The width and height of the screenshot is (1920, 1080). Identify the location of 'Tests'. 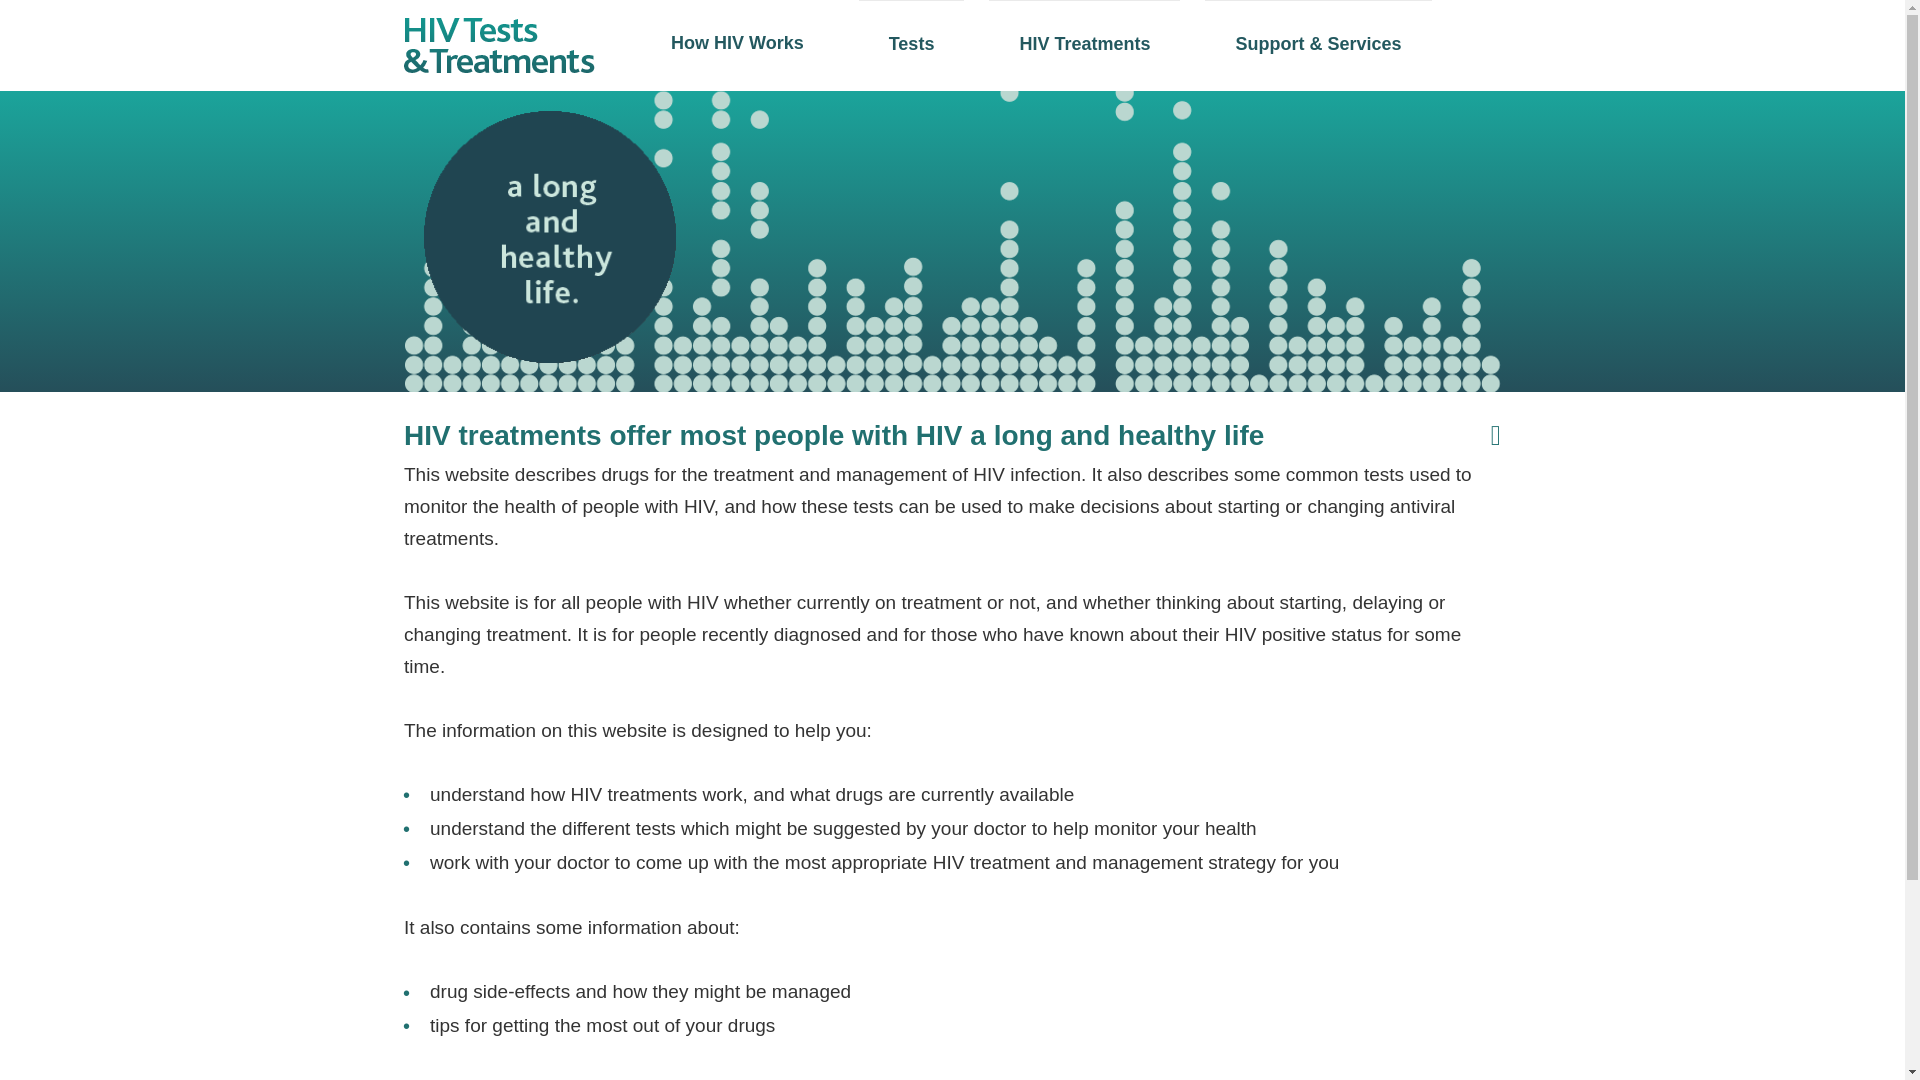
(911, 43).